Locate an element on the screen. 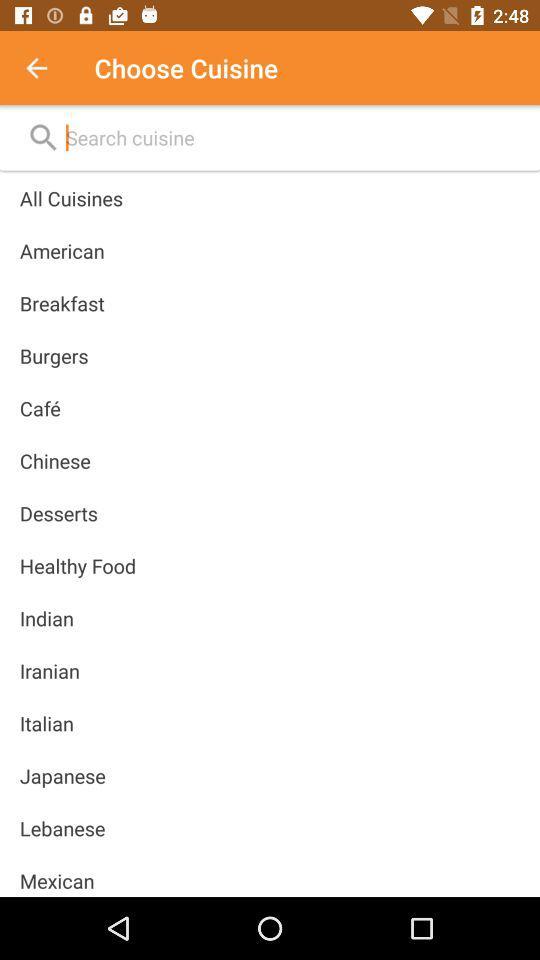 The width and height of the screenshot is (540, 960). the item below the iranian item is located at coordinates (46, 722).